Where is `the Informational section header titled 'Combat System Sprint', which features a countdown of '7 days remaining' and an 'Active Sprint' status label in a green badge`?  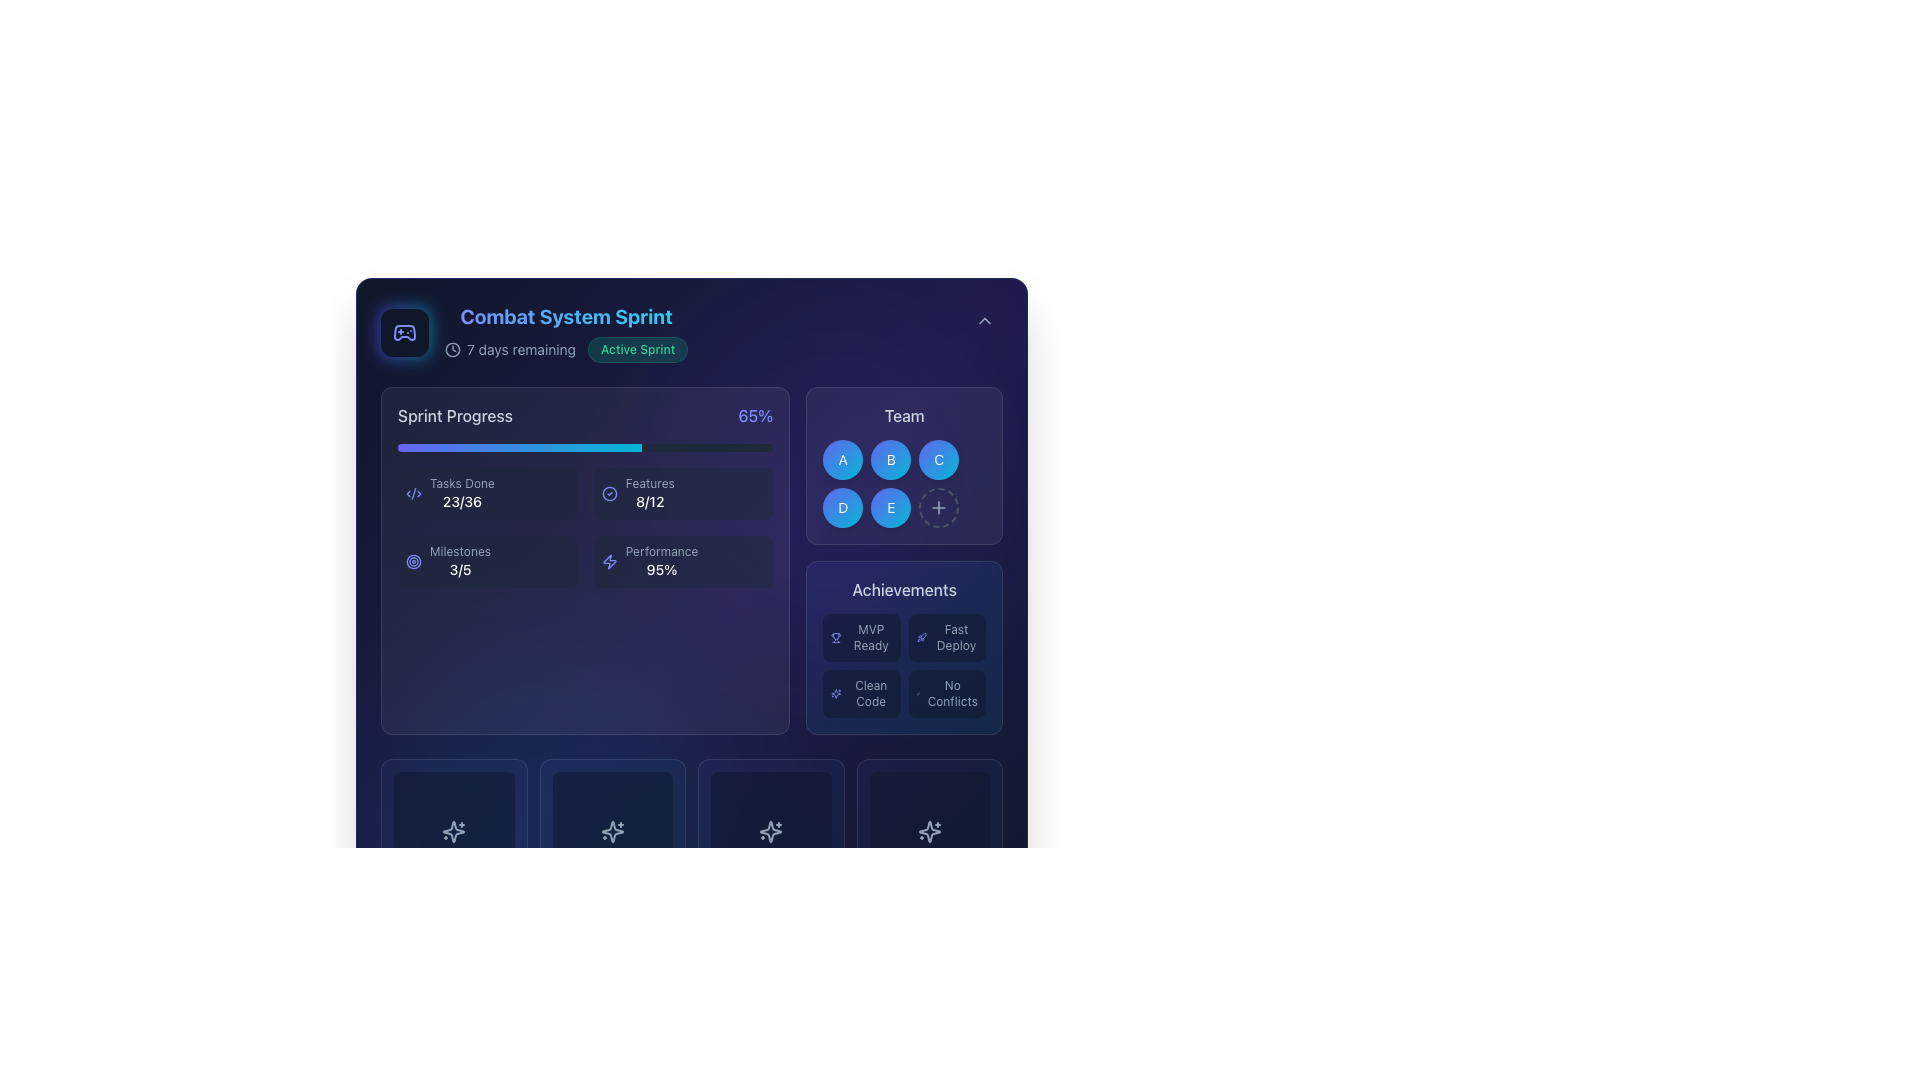 the Informational section header titled 'Combat System Sprint', which features a countdown of '7 days remaining' and an 'Active Sprint' status label in a green badge is located at coordinates (534, 331).